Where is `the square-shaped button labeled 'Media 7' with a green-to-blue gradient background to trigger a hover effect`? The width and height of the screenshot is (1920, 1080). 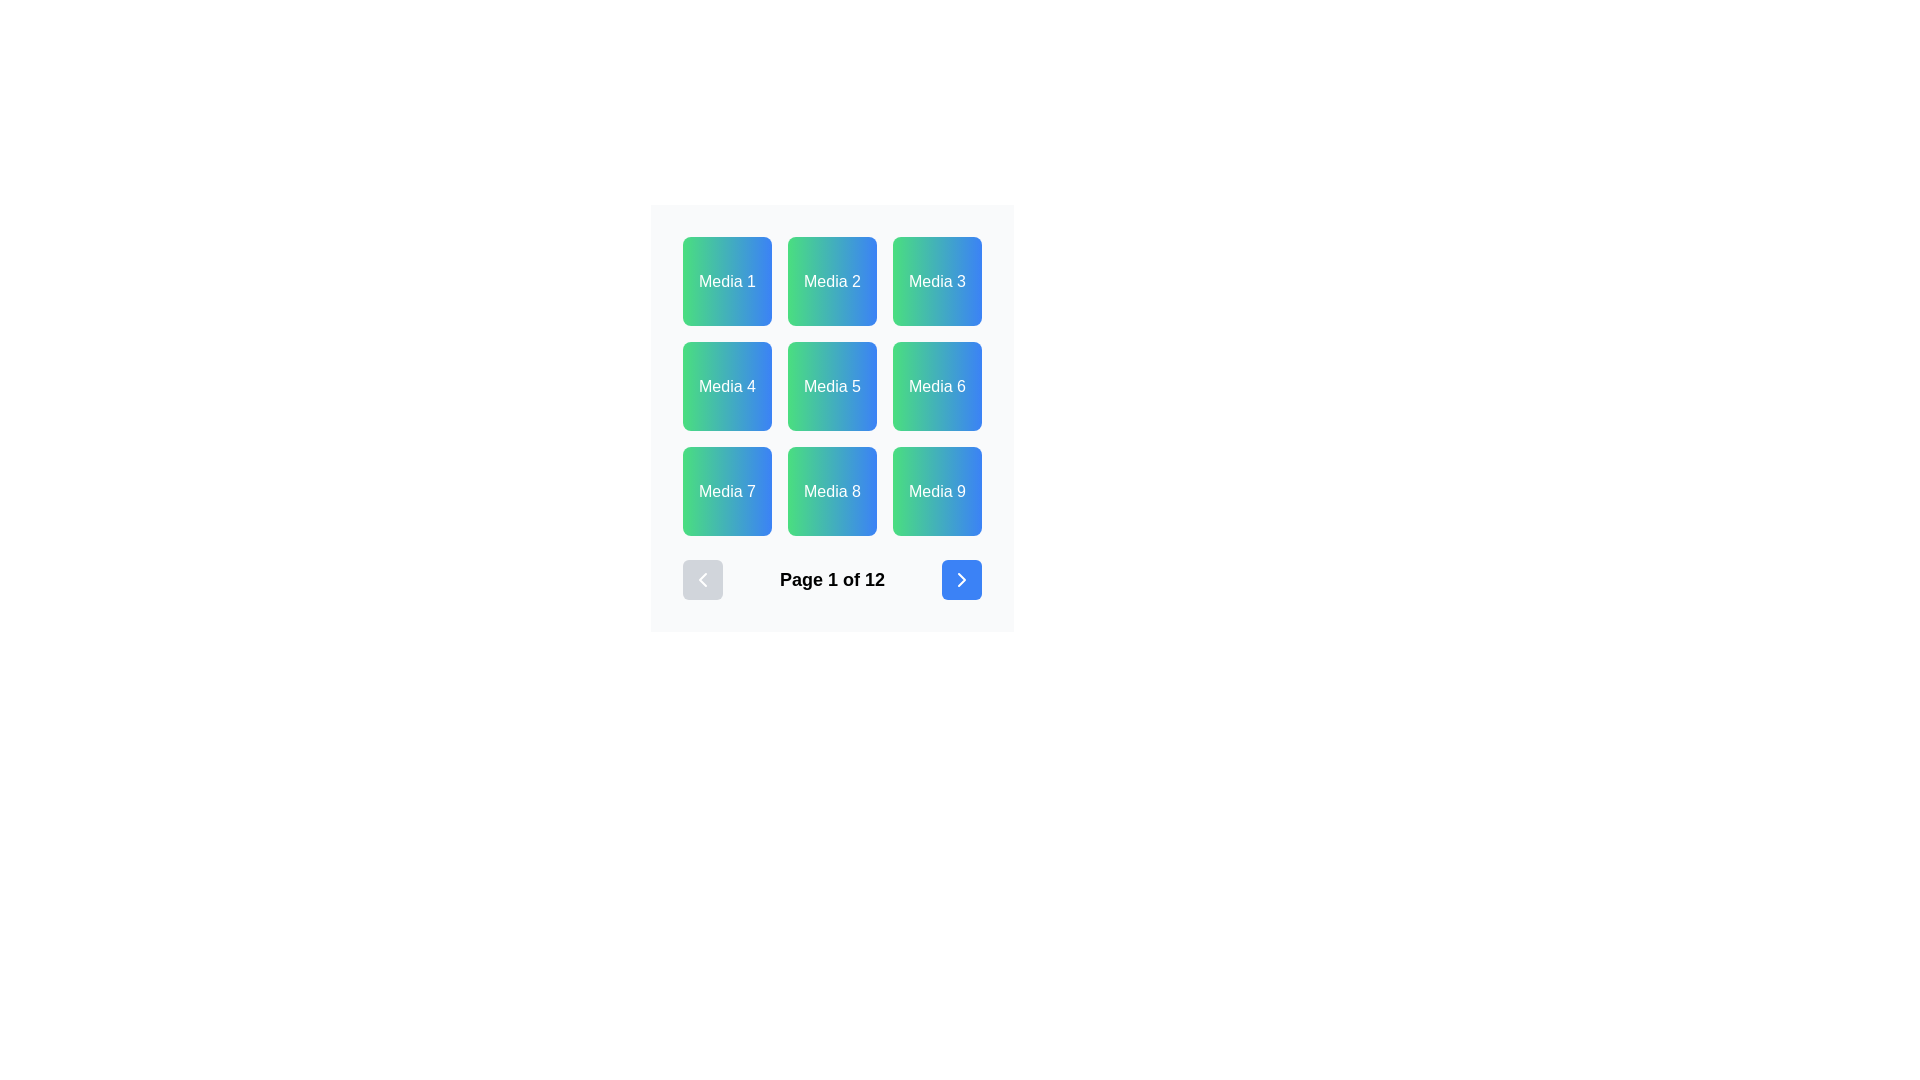
the square-shaped button labeled 'Media 7' with a green-to-blue gradient background to trigger a hover effect is located at coordinates (726, 491).